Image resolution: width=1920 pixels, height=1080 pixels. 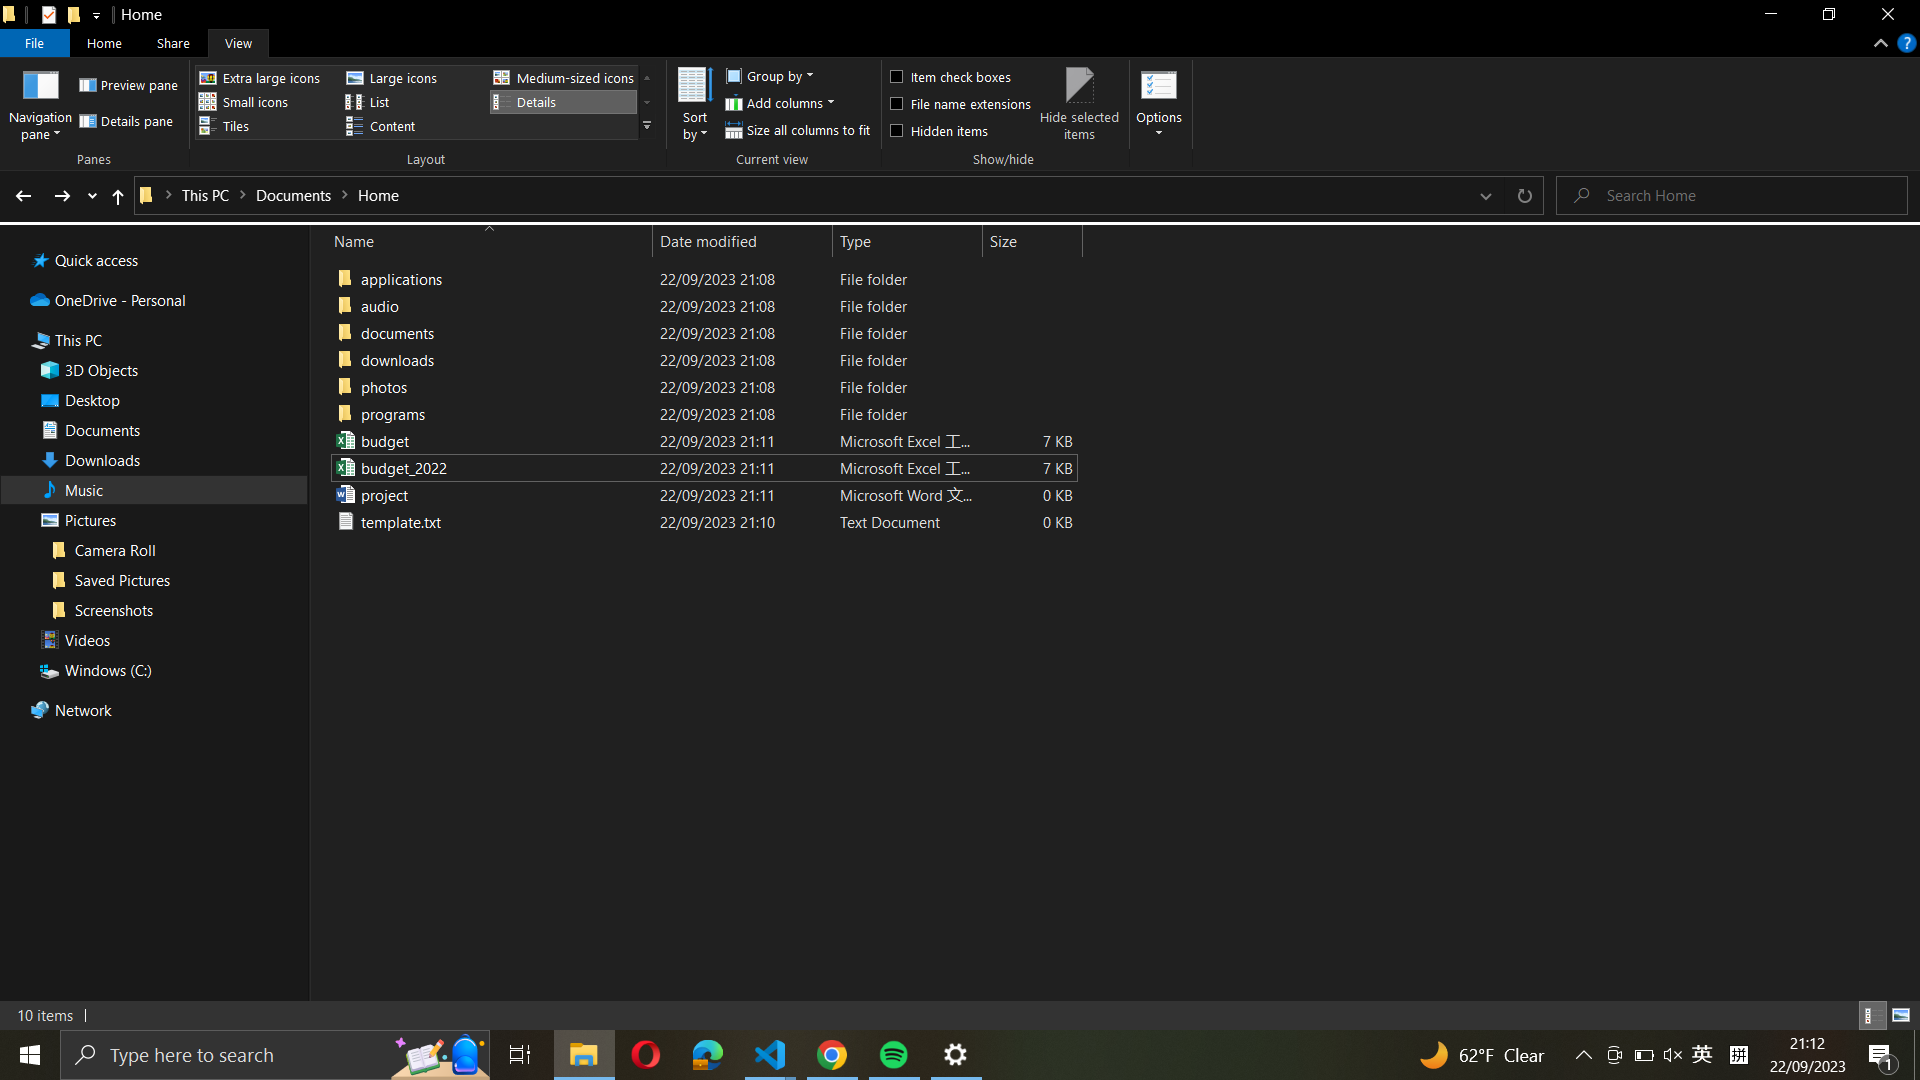 I want to click on Close the current window using the "close_window" button, so click(x=1886, y=17).